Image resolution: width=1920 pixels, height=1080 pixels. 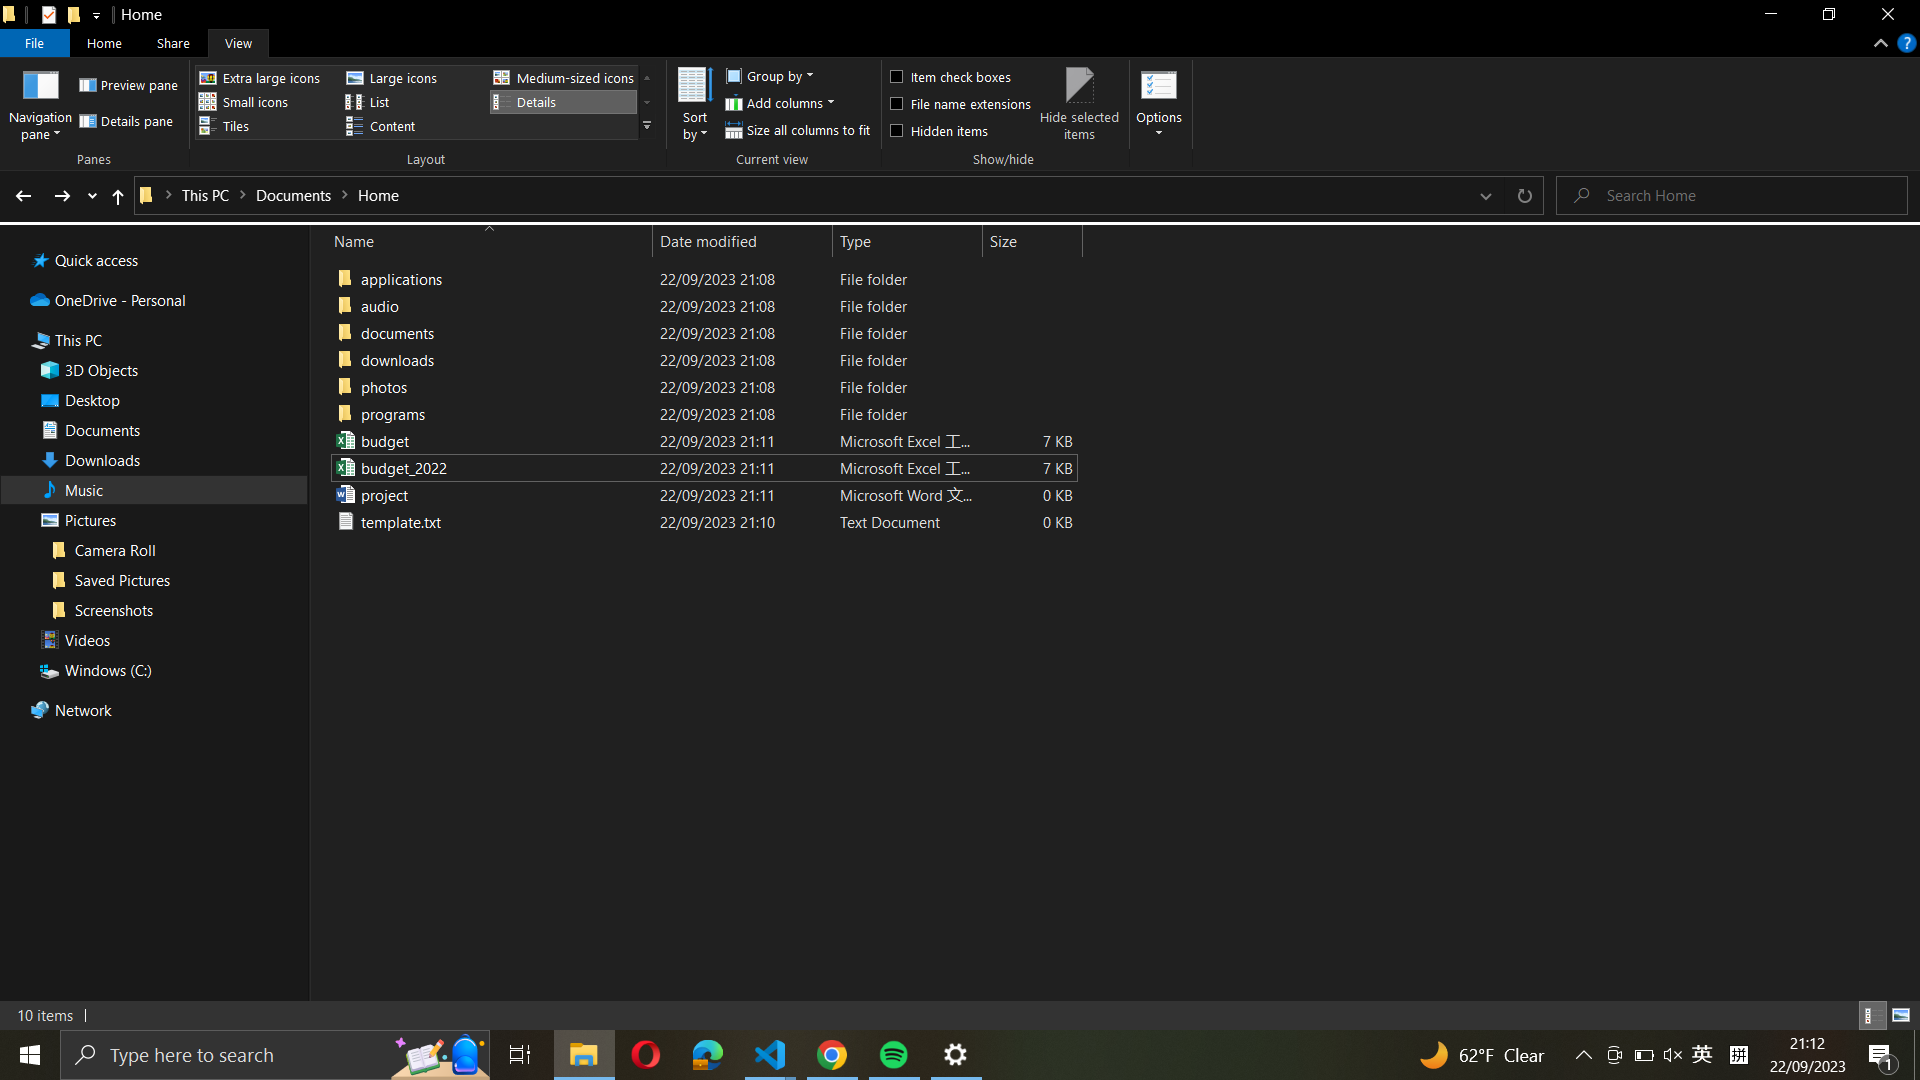 I want to click on Close the current window using the "close_window" button, so click(x=1886, y=17).